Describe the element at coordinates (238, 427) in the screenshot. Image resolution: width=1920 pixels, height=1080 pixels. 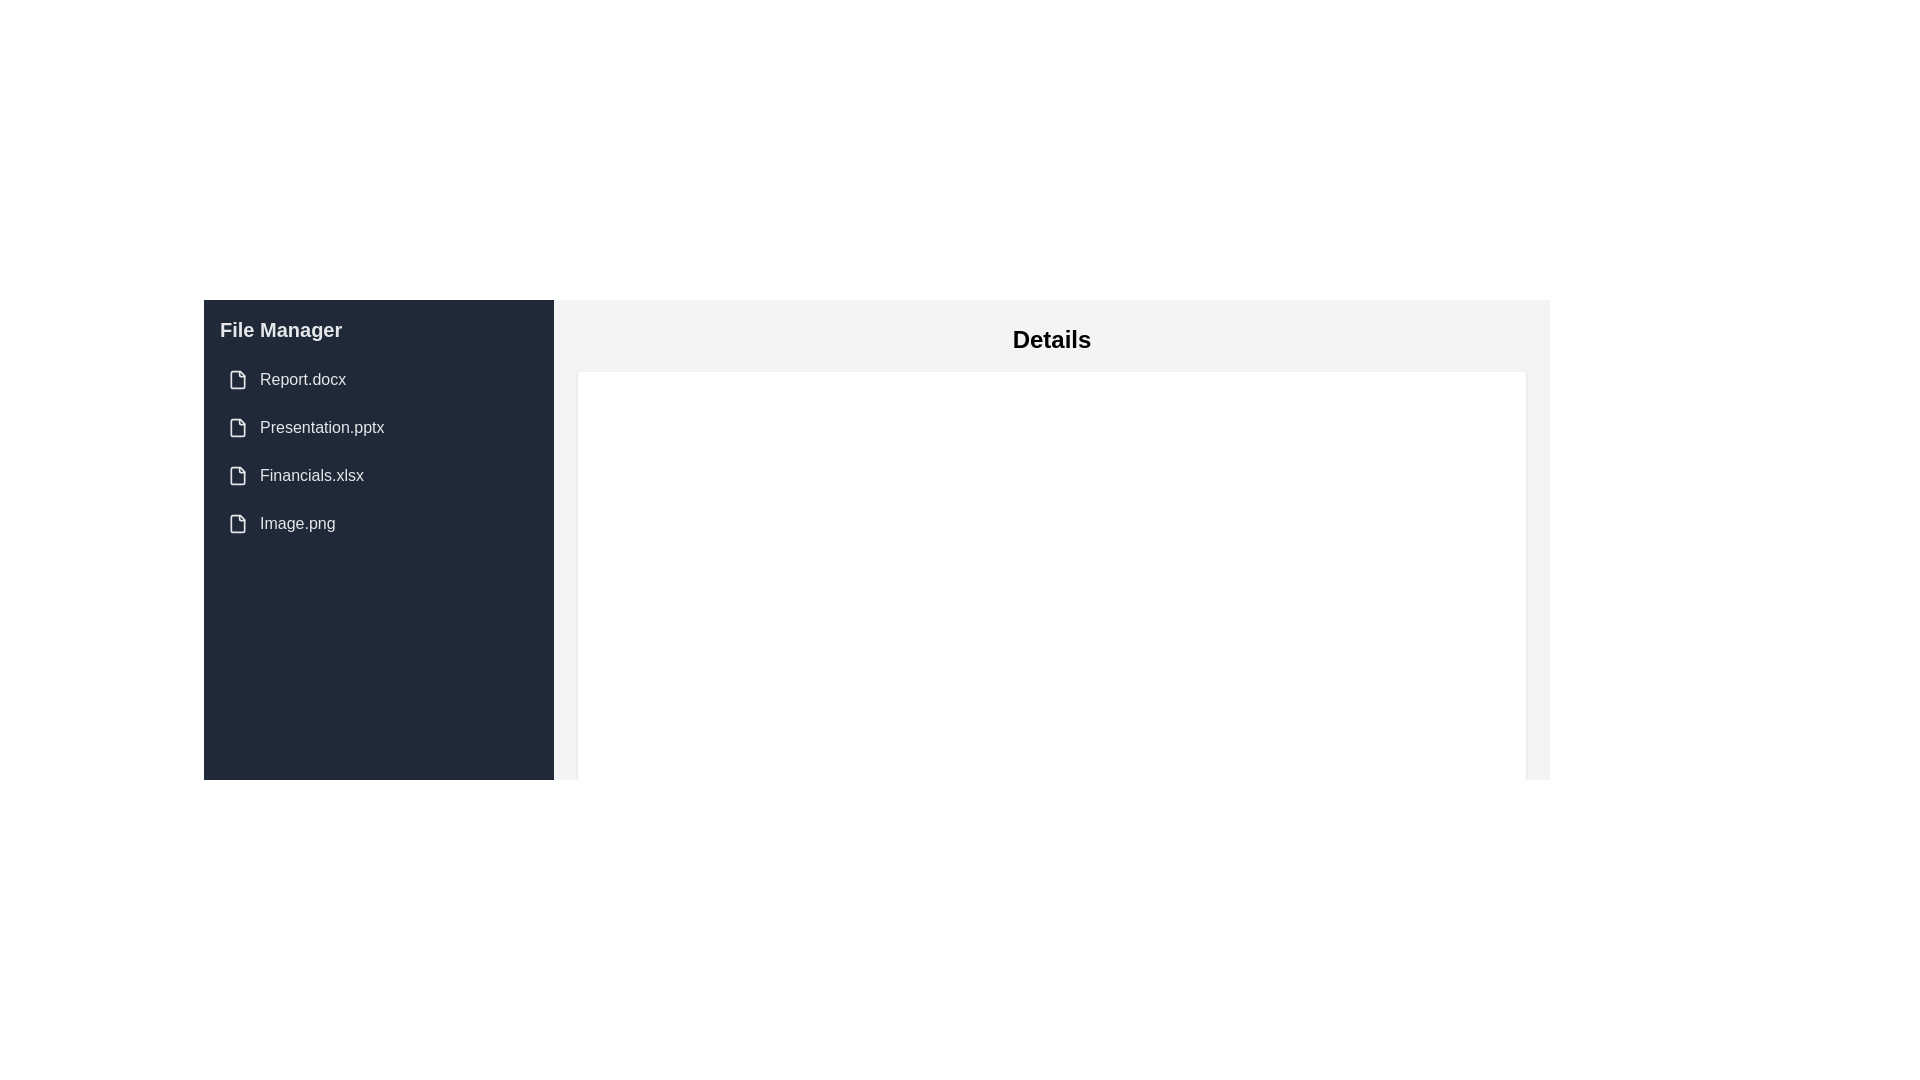
I see `the file icon represented as a paper-like silhouette with a folded corner, located next to 'Presentation.pptx'` at that location.